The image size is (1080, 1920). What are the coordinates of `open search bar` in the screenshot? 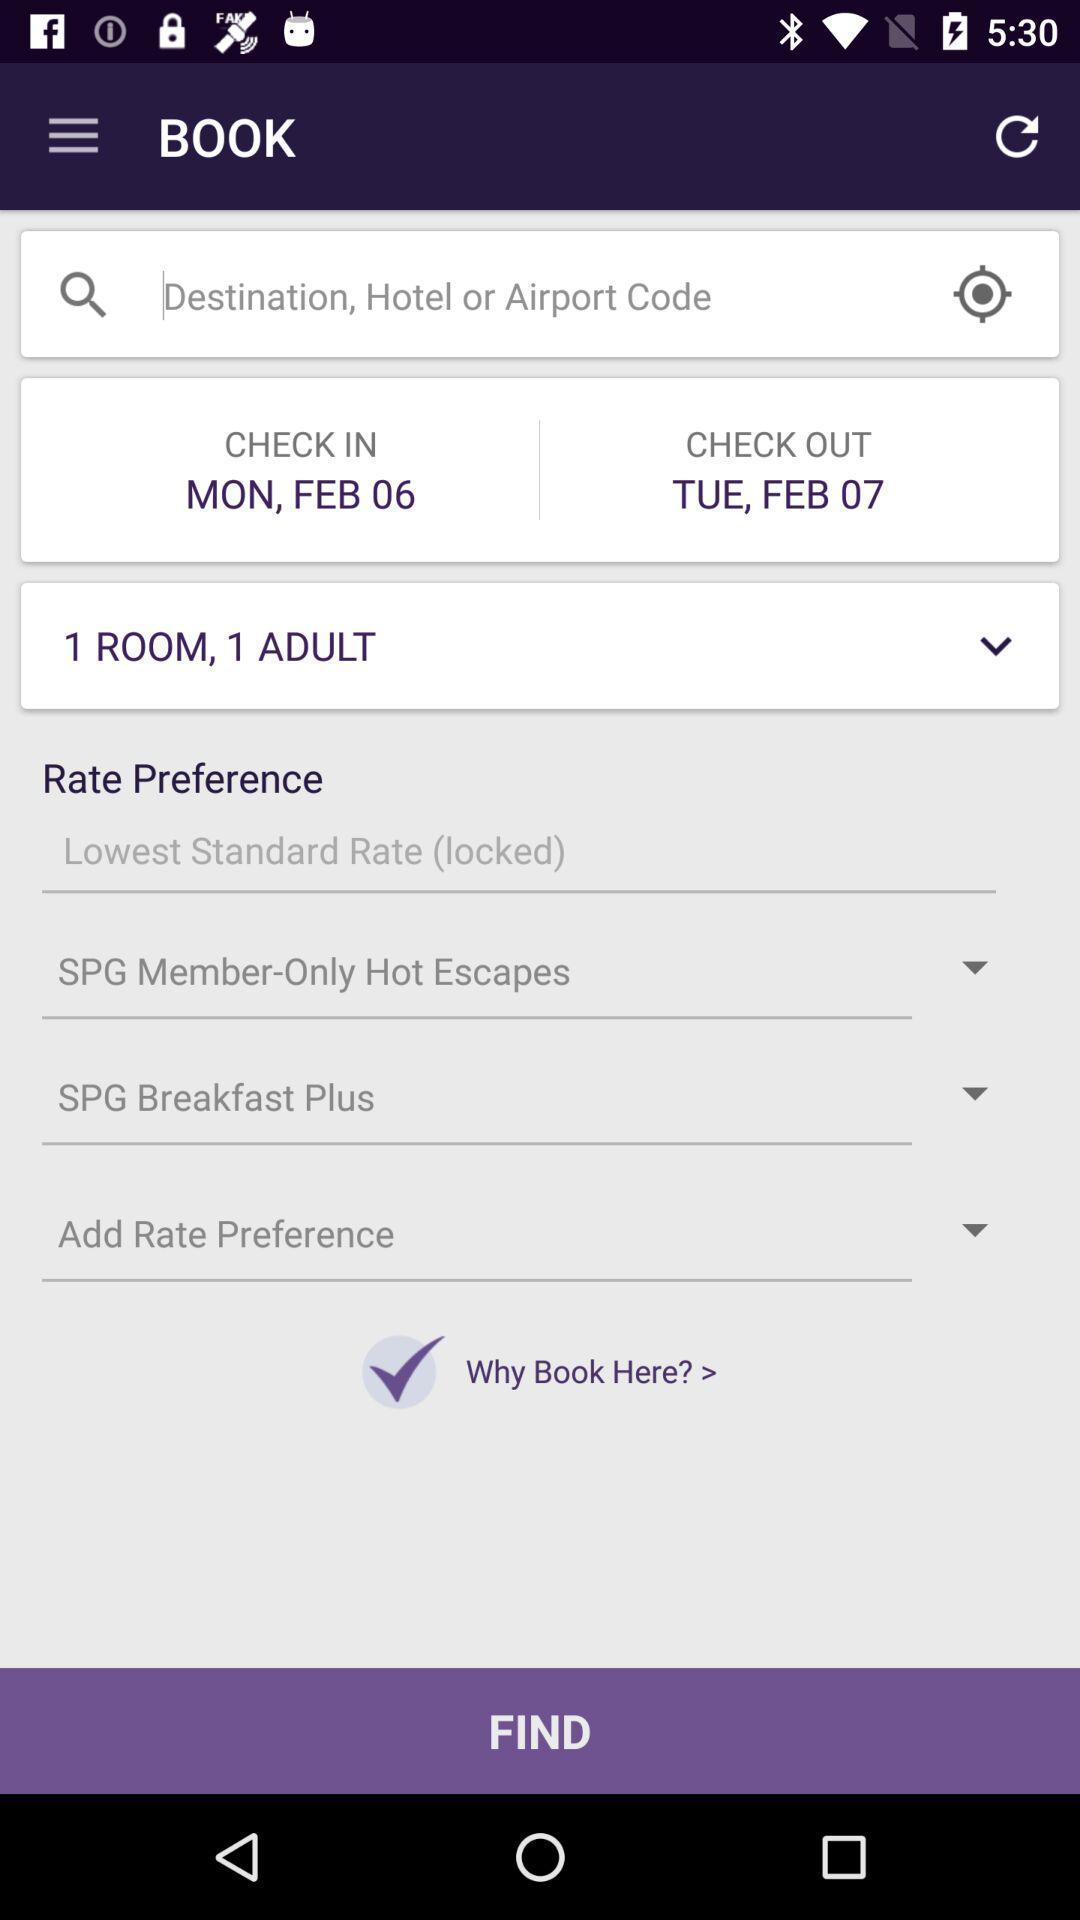 It's located at (489, 292).